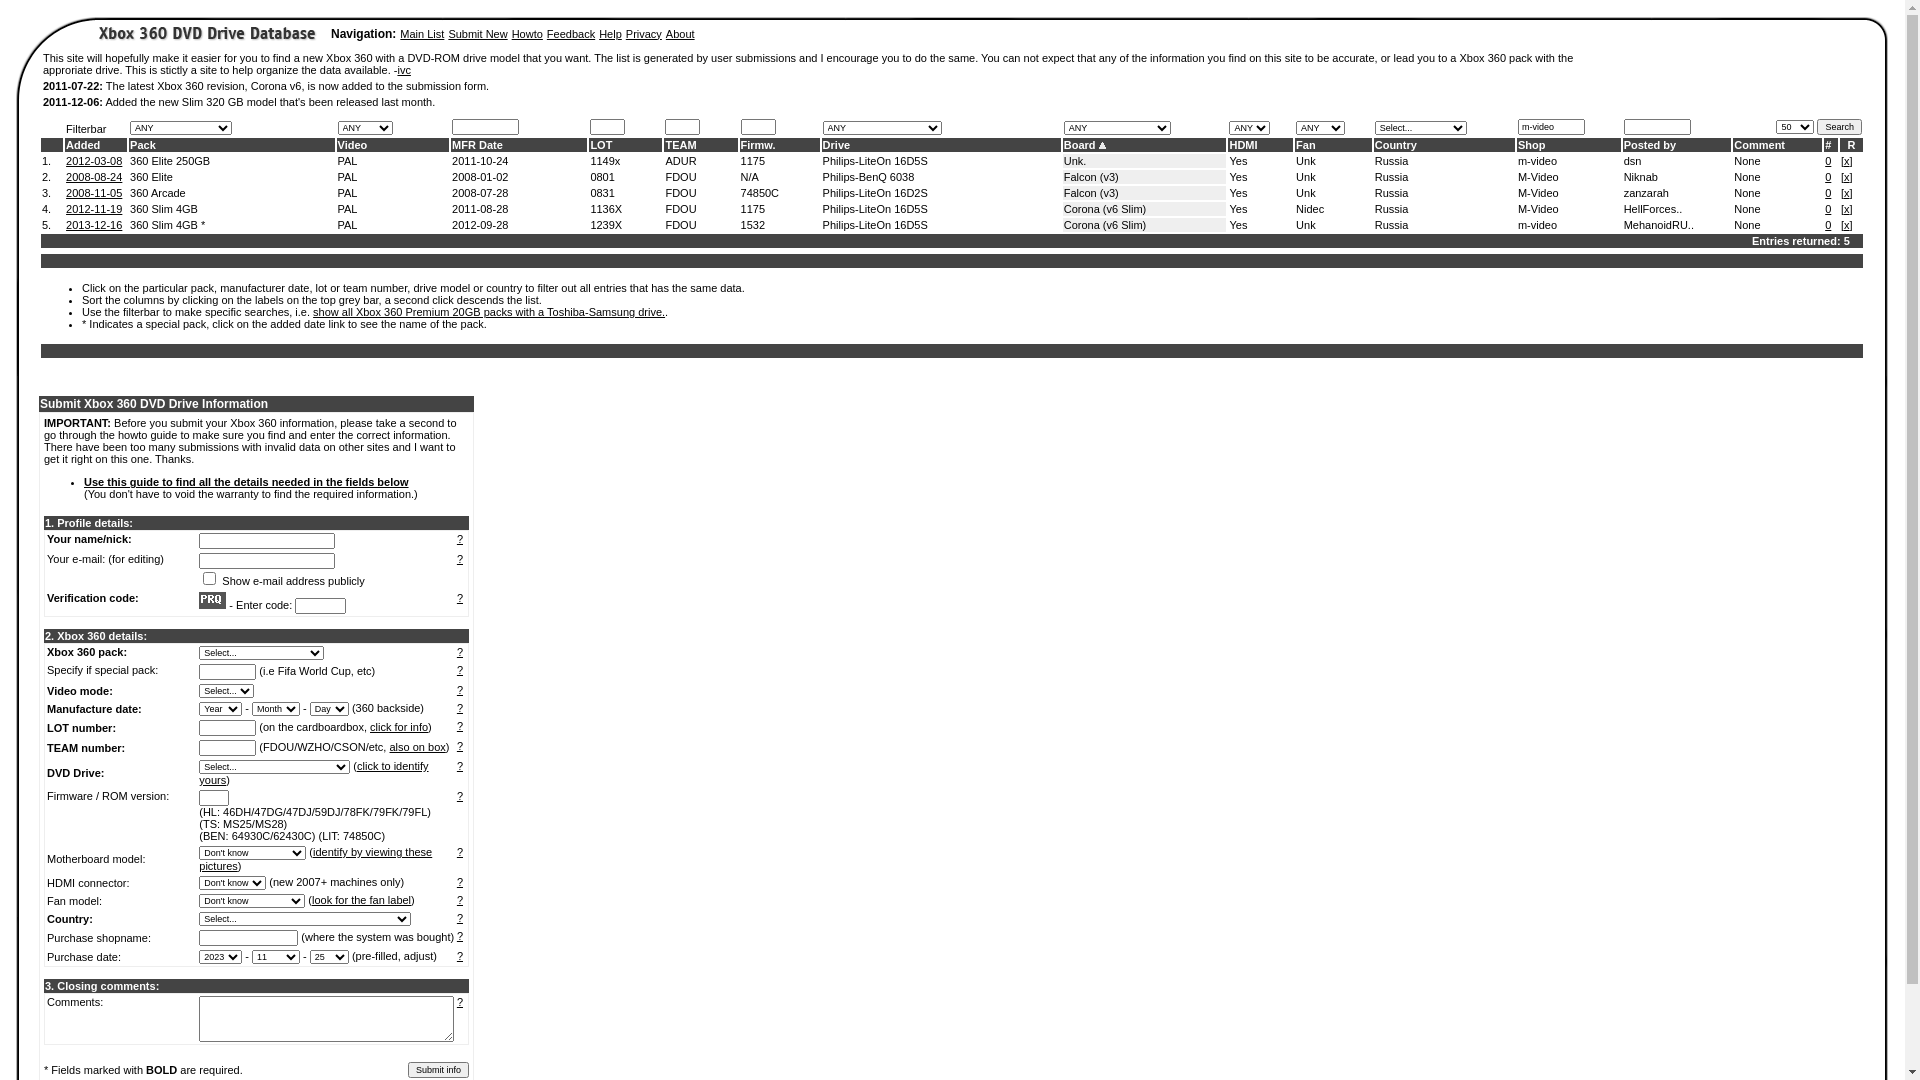 This screenshot has height=1080, width=1920. Describe the element at coordinates (348, 192) in the screenshot. I see `'PAL'` at that location.